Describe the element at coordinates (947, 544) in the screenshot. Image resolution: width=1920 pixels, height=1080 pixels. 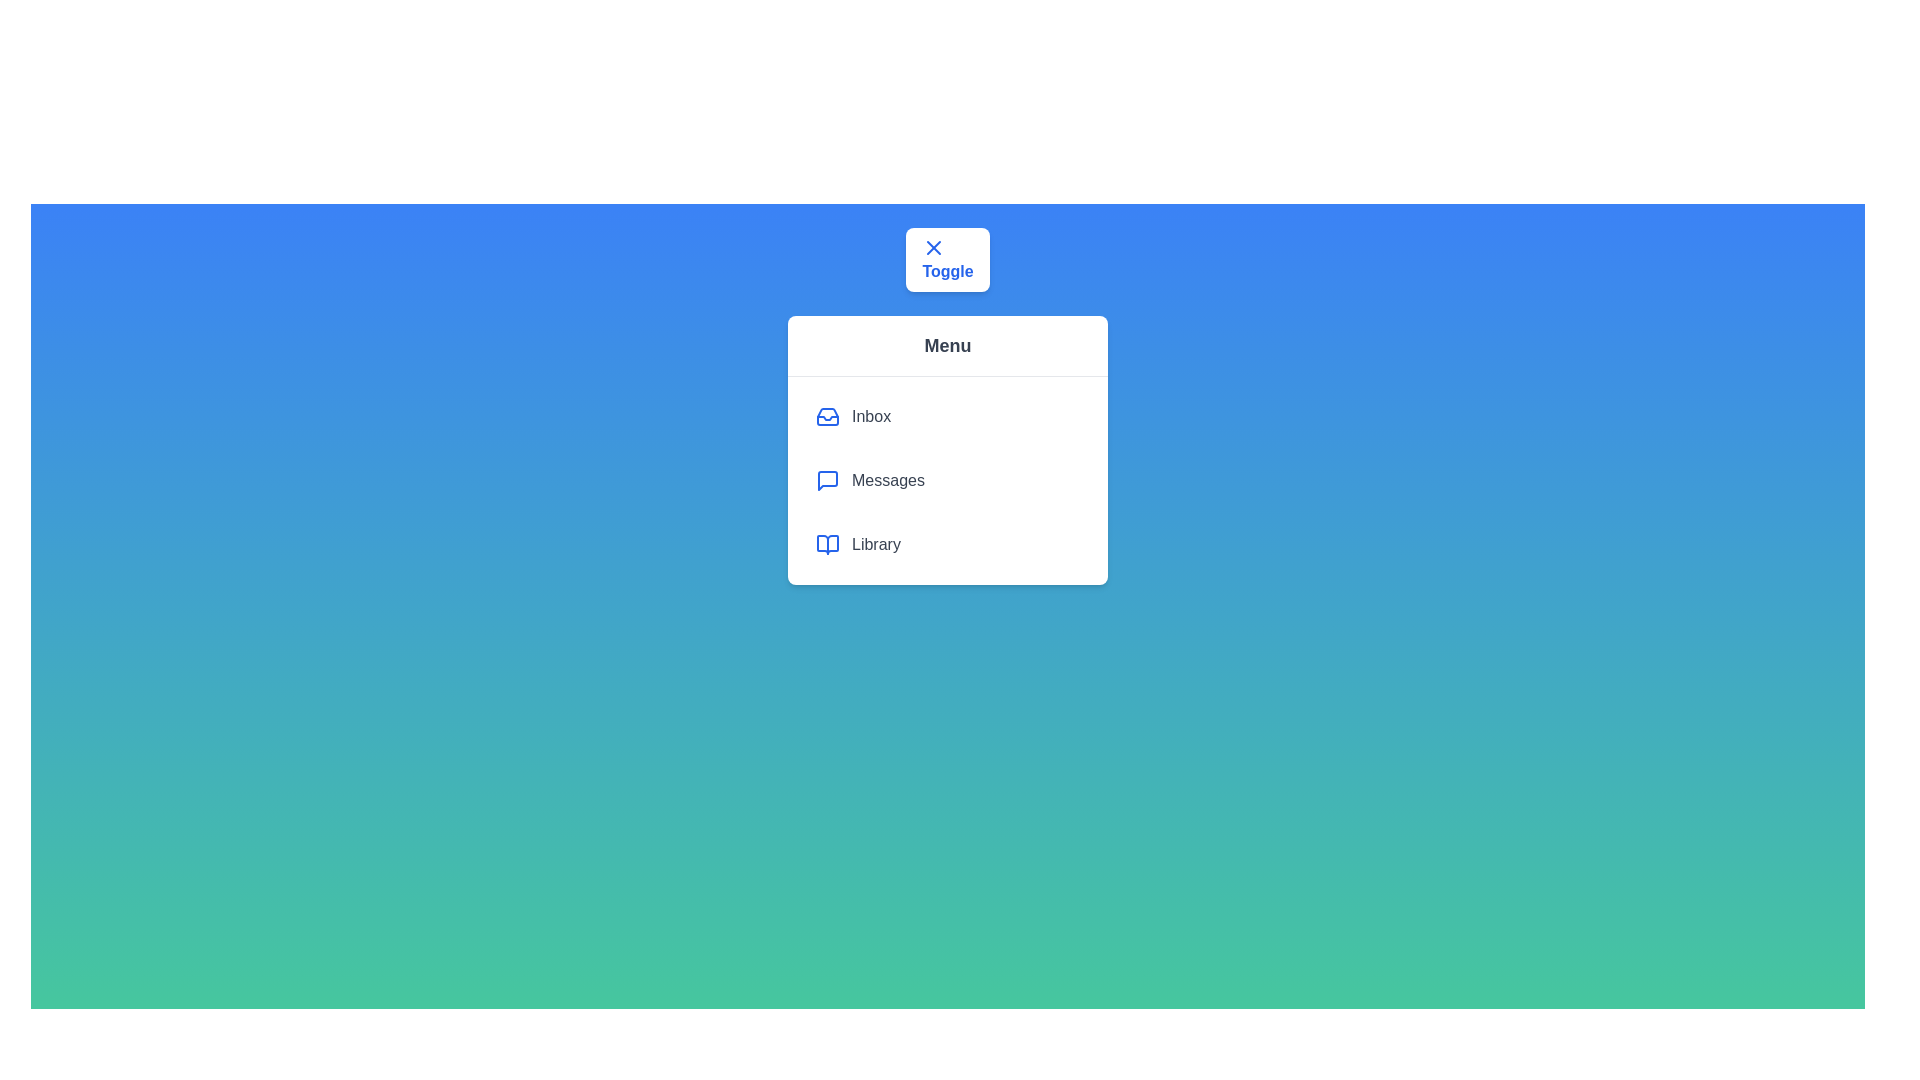
I see `the menu item Library to highlight it` at that location.